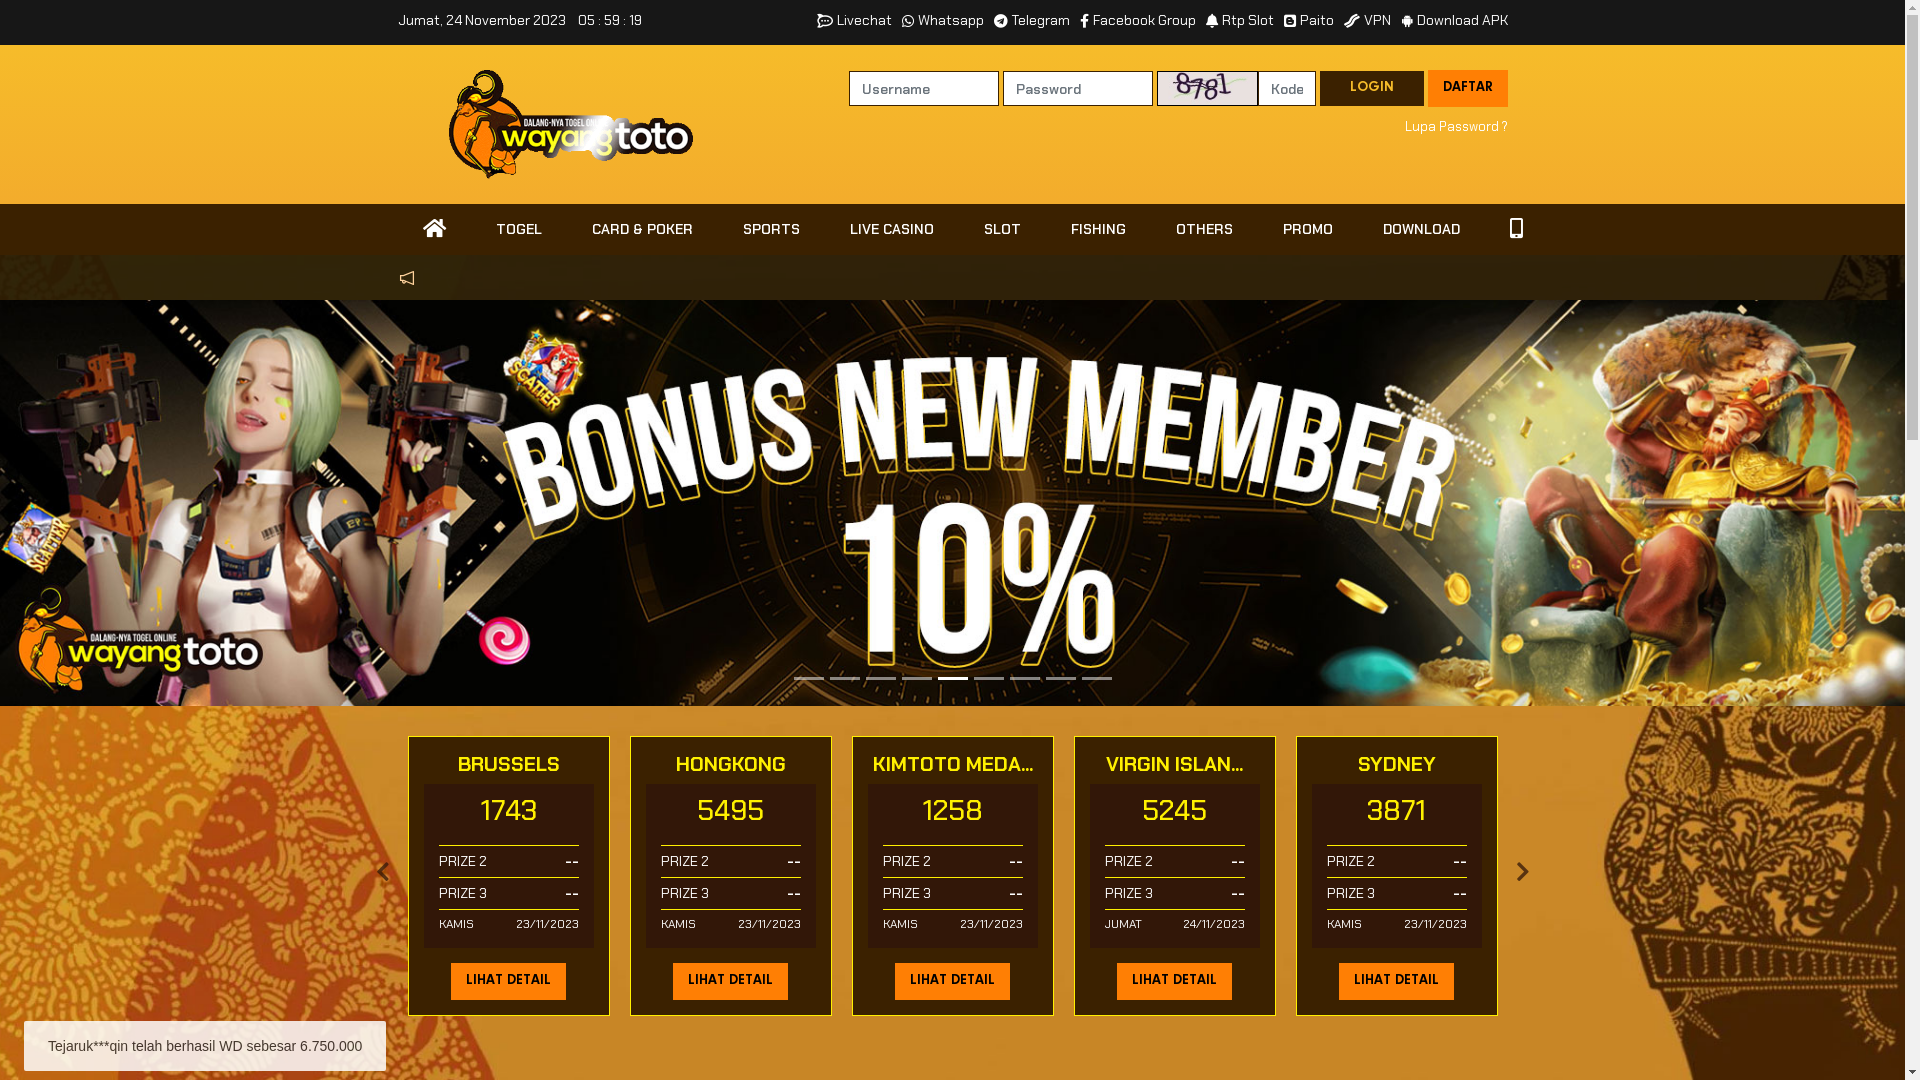  I want to click on 'DOWNLOAD', so click(1420, 228).